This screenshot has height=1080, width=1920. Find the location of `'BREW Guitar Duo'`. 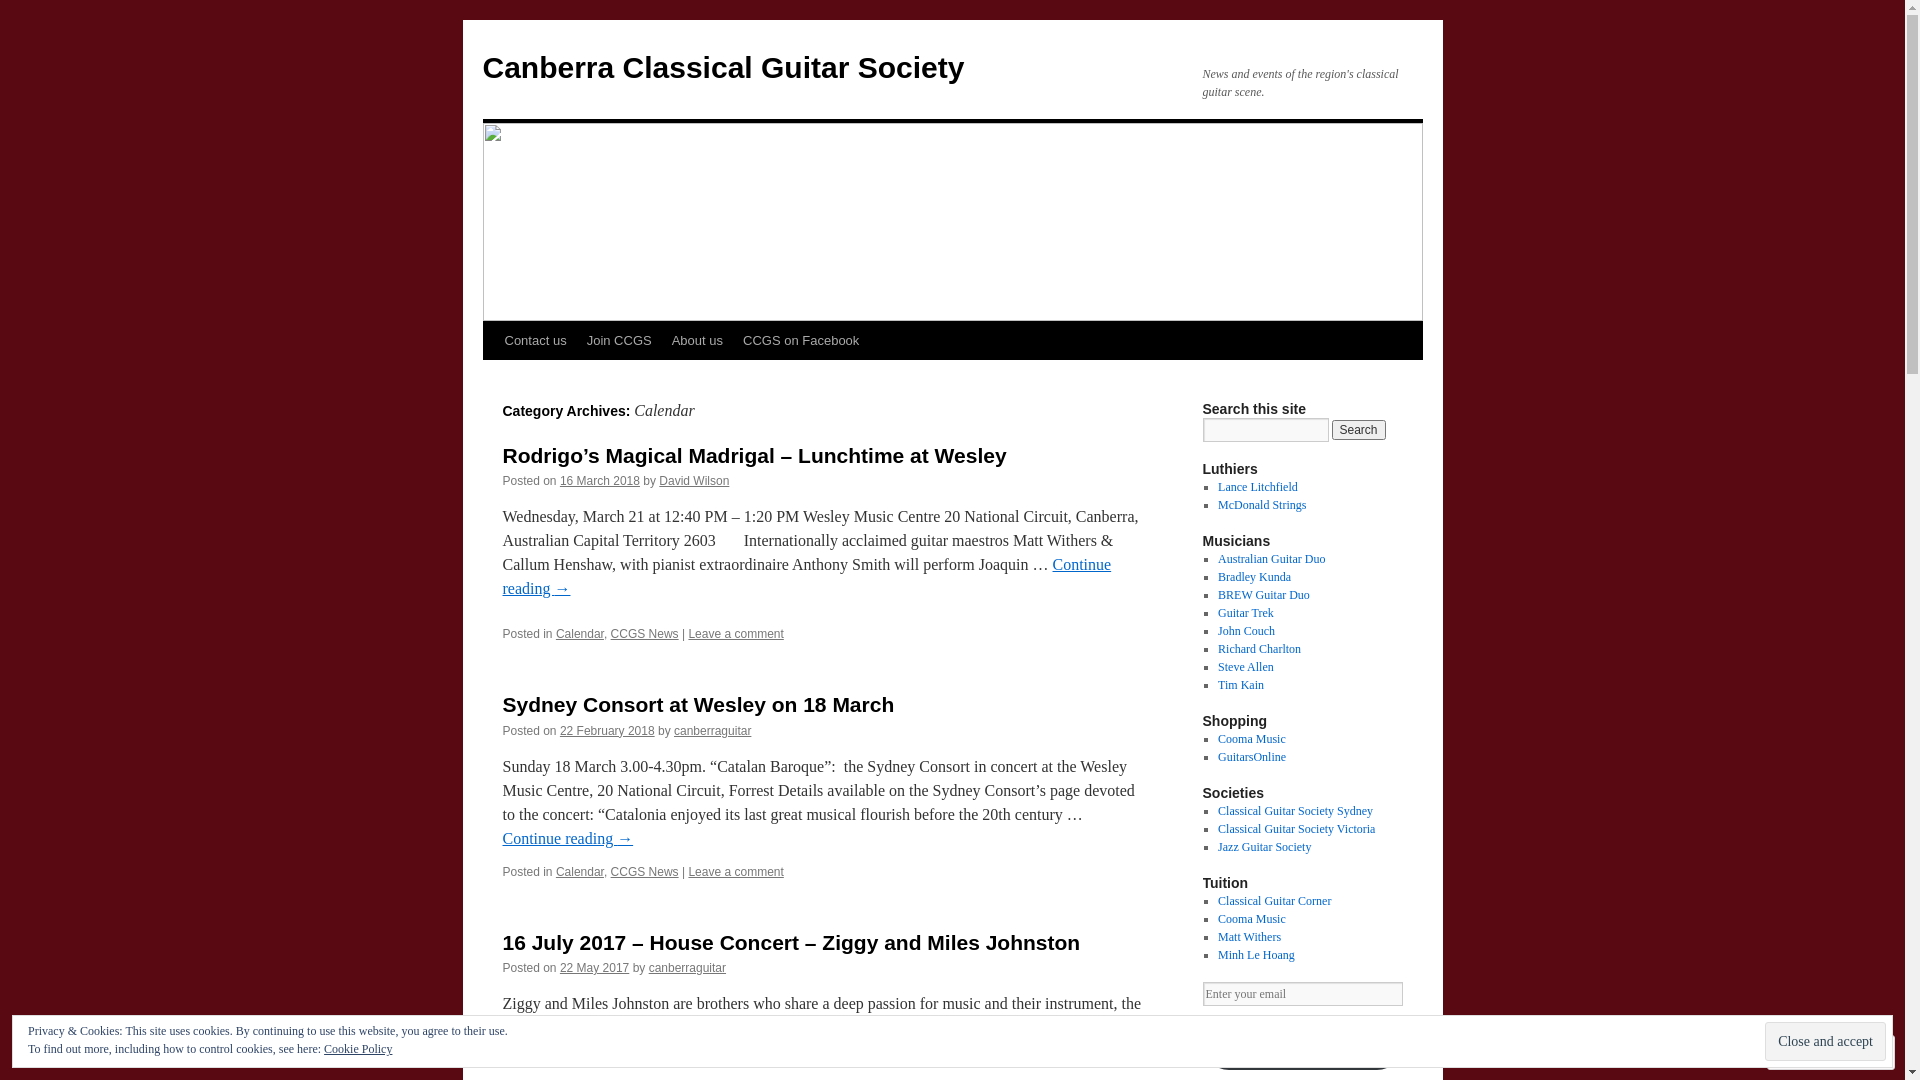

'BREW Guitar Duo' is located at coordinates (1262, 593).